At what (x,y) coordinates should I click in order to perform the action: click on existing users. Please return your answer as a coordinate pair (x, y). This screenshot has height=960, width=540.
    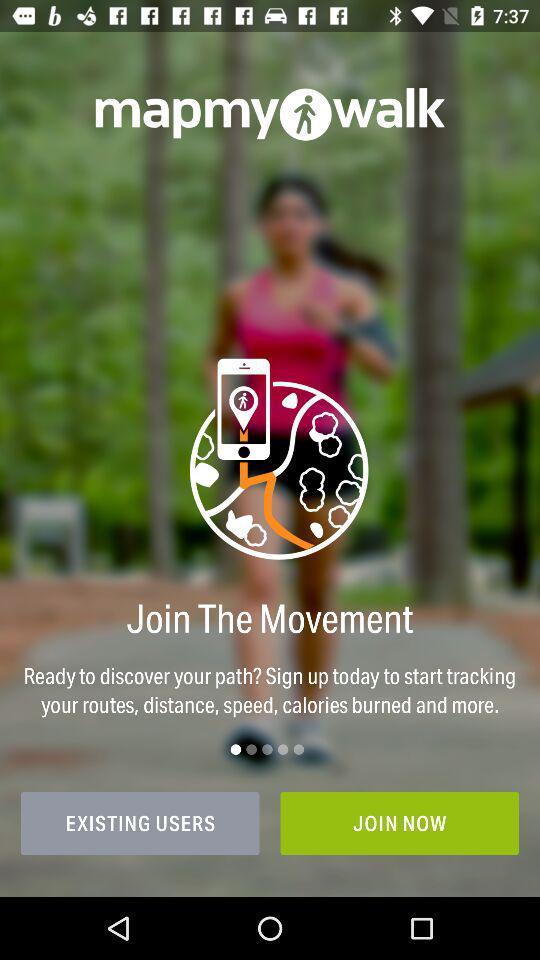
    Looking at the image, I should click on (139, 823).